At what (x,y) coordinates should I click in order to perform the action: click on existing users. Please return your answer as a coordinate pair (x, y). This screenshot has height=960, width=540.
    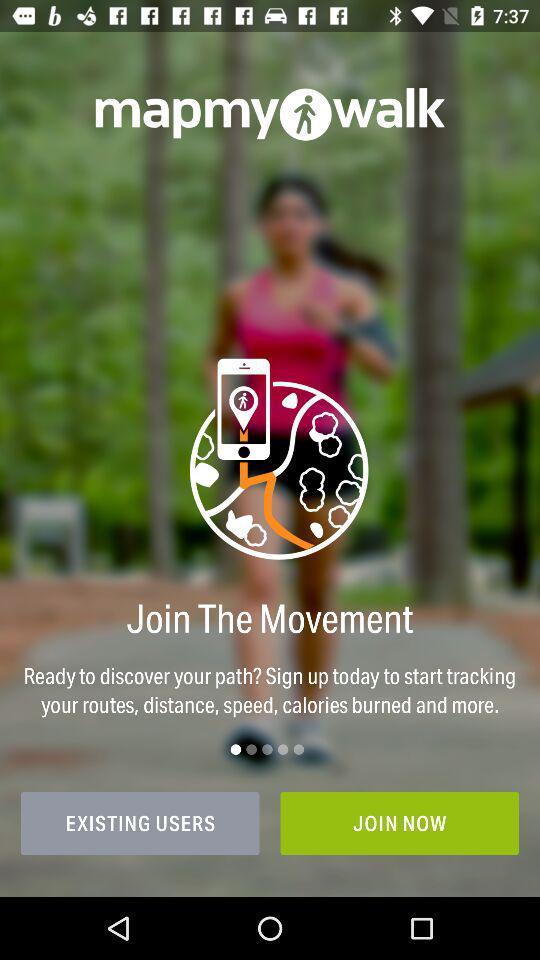
    Looking at the image, I should click on (139, 823).